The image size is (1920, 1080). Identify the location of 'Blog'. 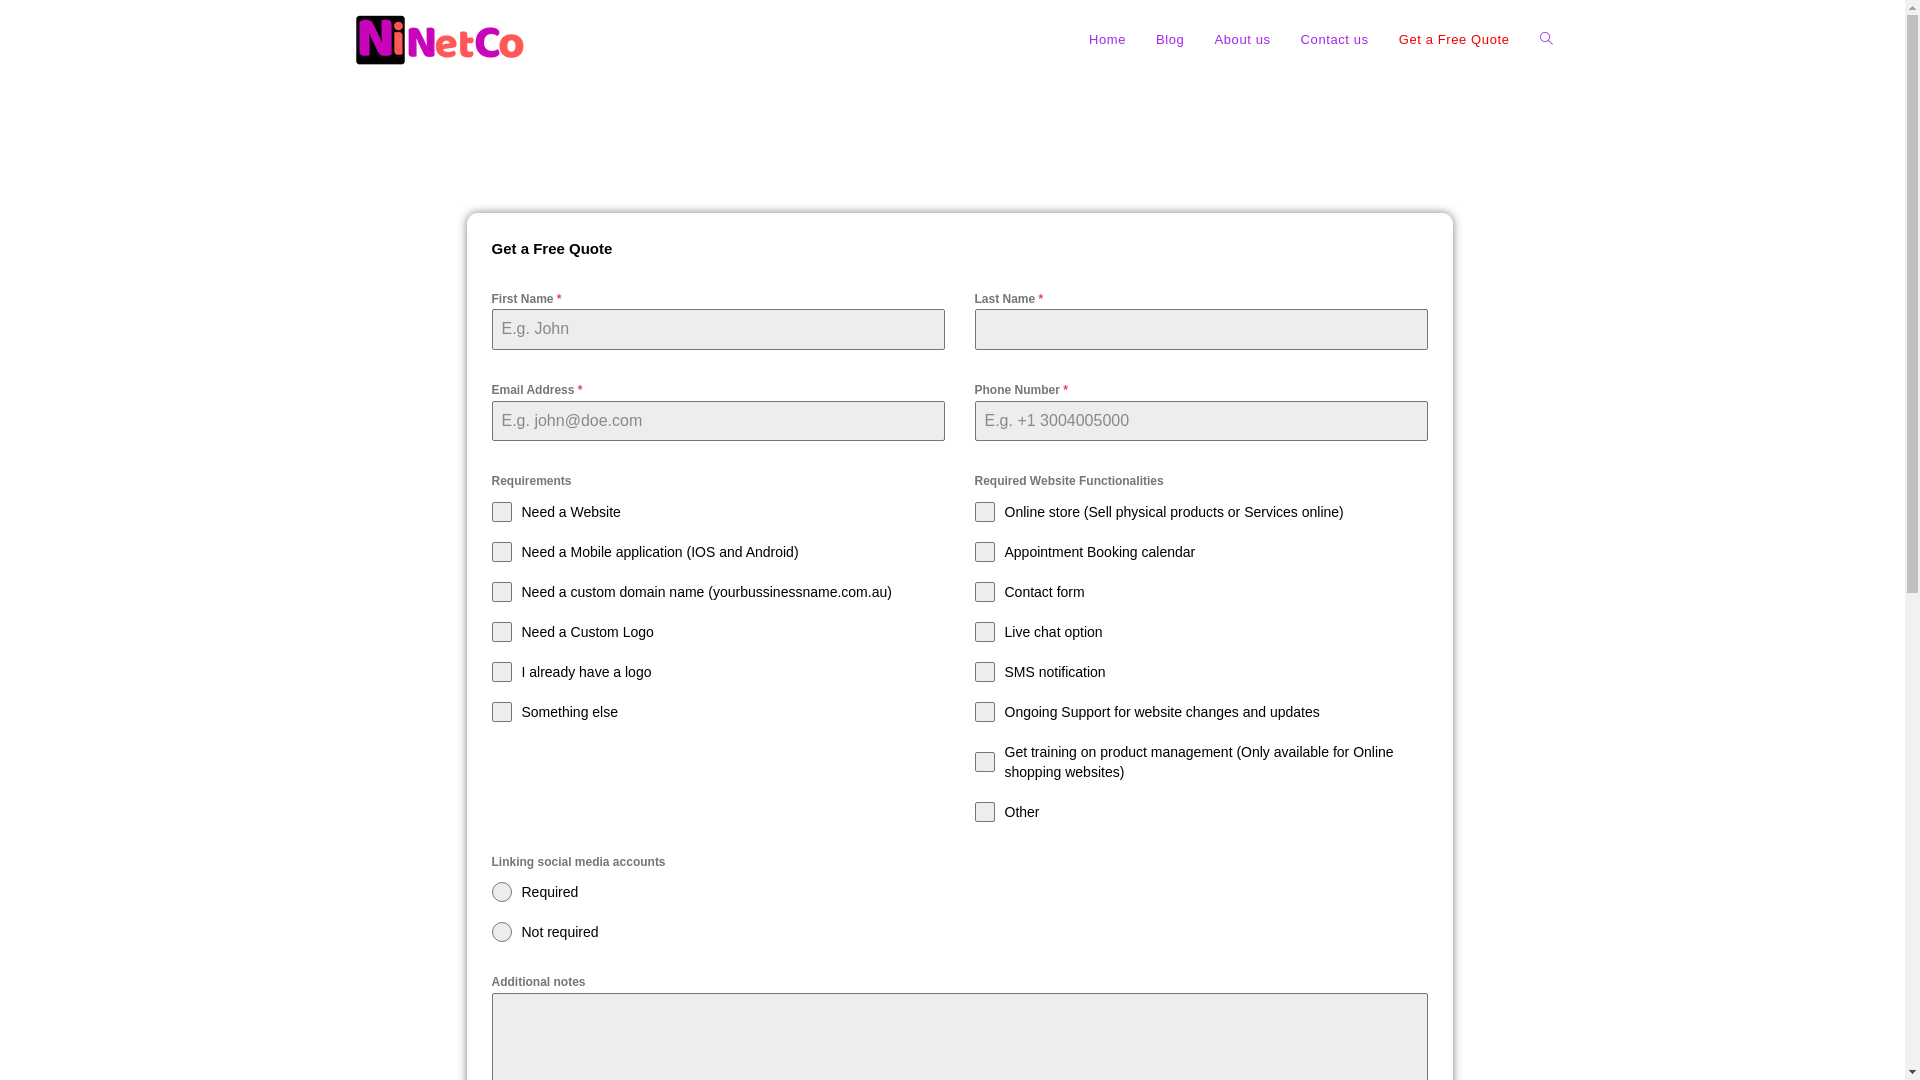
(1170, 39).